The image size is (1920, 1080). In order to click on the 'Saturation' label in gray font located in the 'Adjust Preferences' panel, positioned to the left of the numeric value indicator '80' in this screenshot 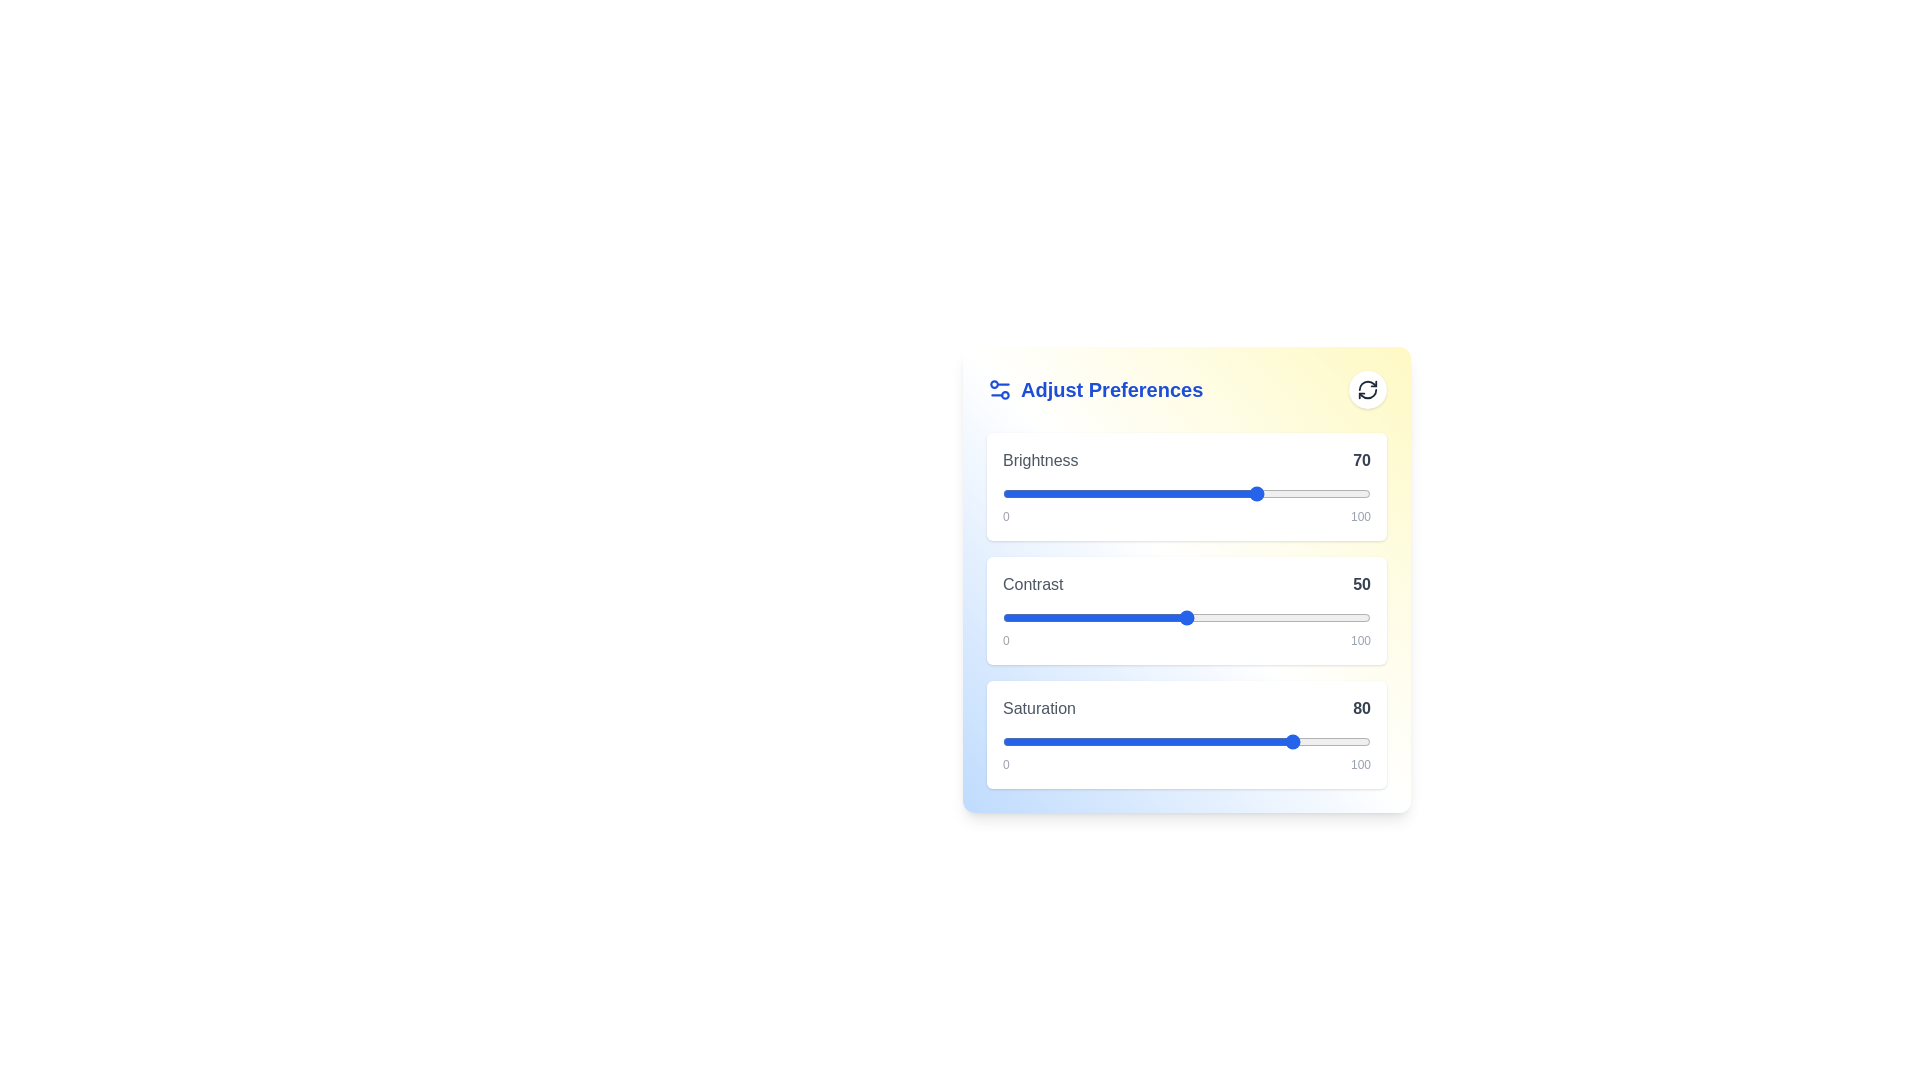, I will do `click(1039, 708)`.